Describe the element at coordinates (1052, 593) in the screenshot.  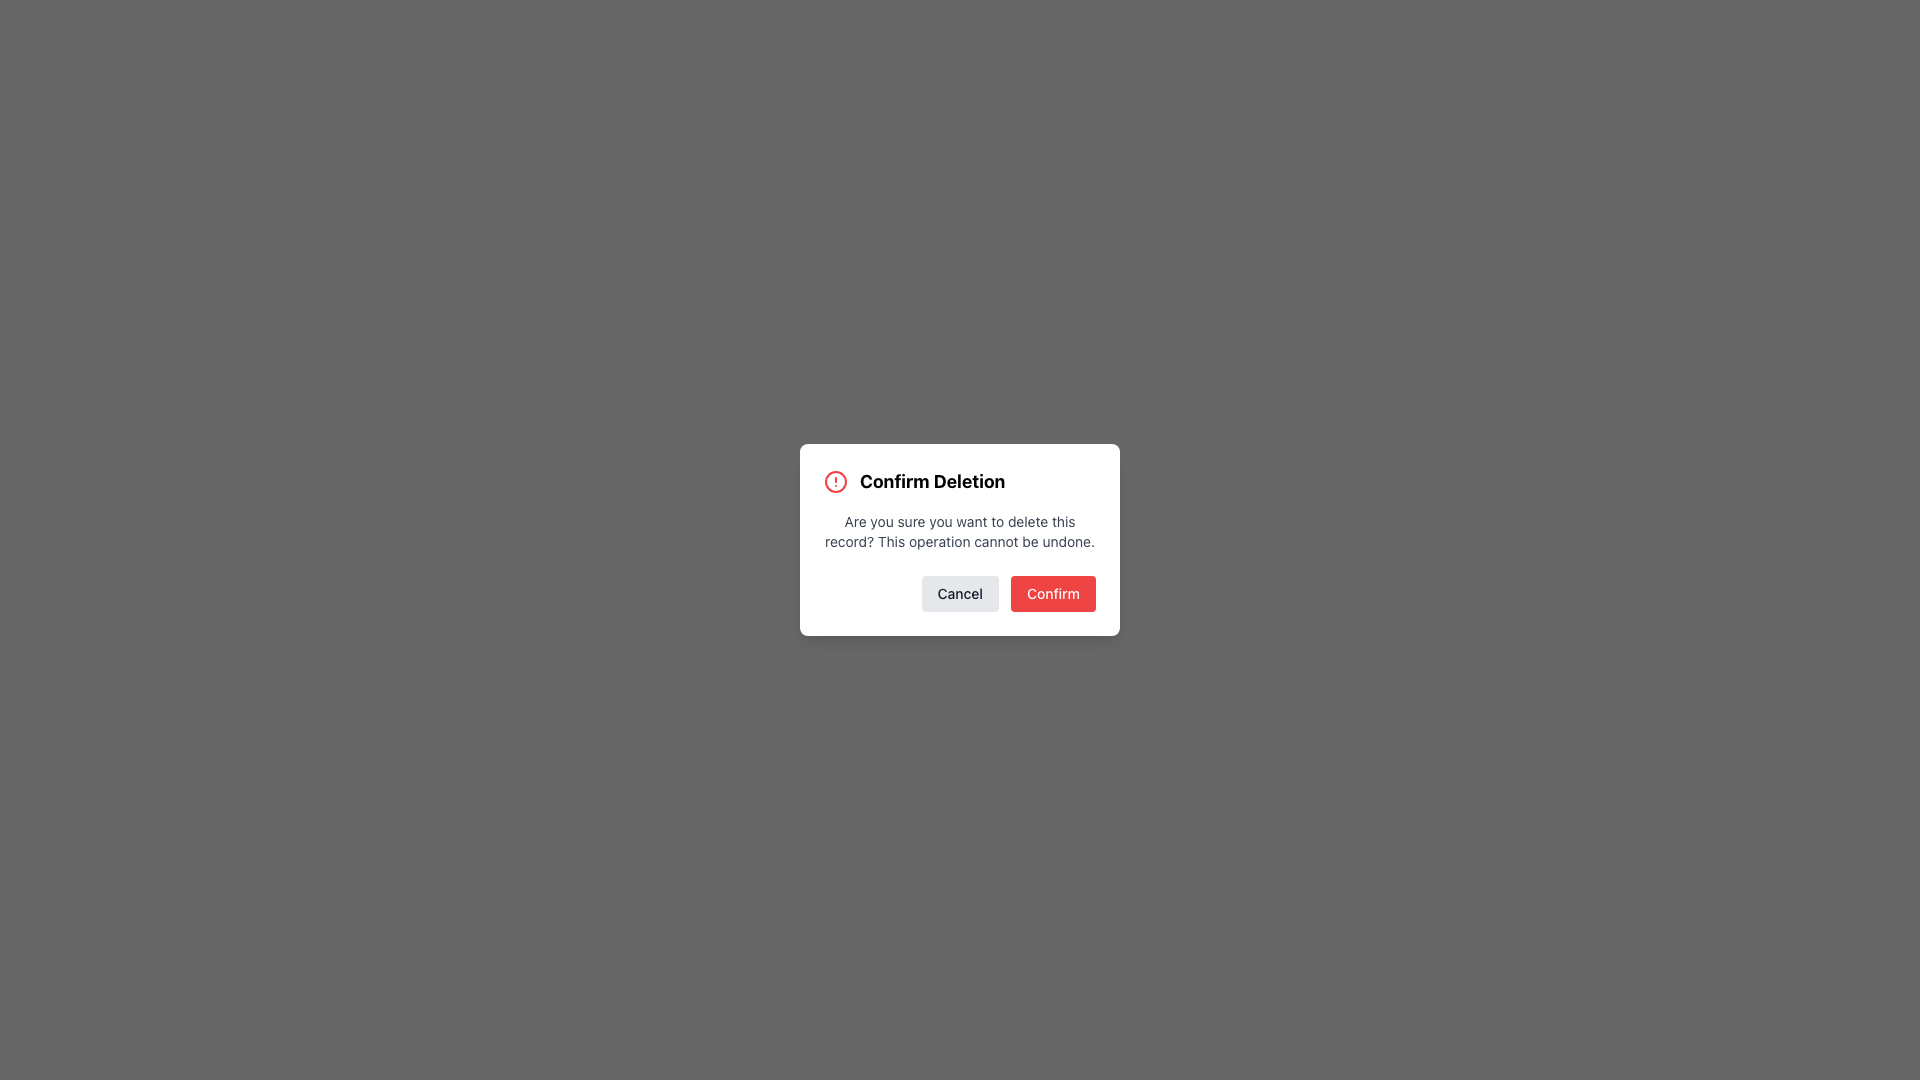
I see `the red 'Confirm' button with rounded borders located at the bottom-right of the dialog box to confirm` at that location.